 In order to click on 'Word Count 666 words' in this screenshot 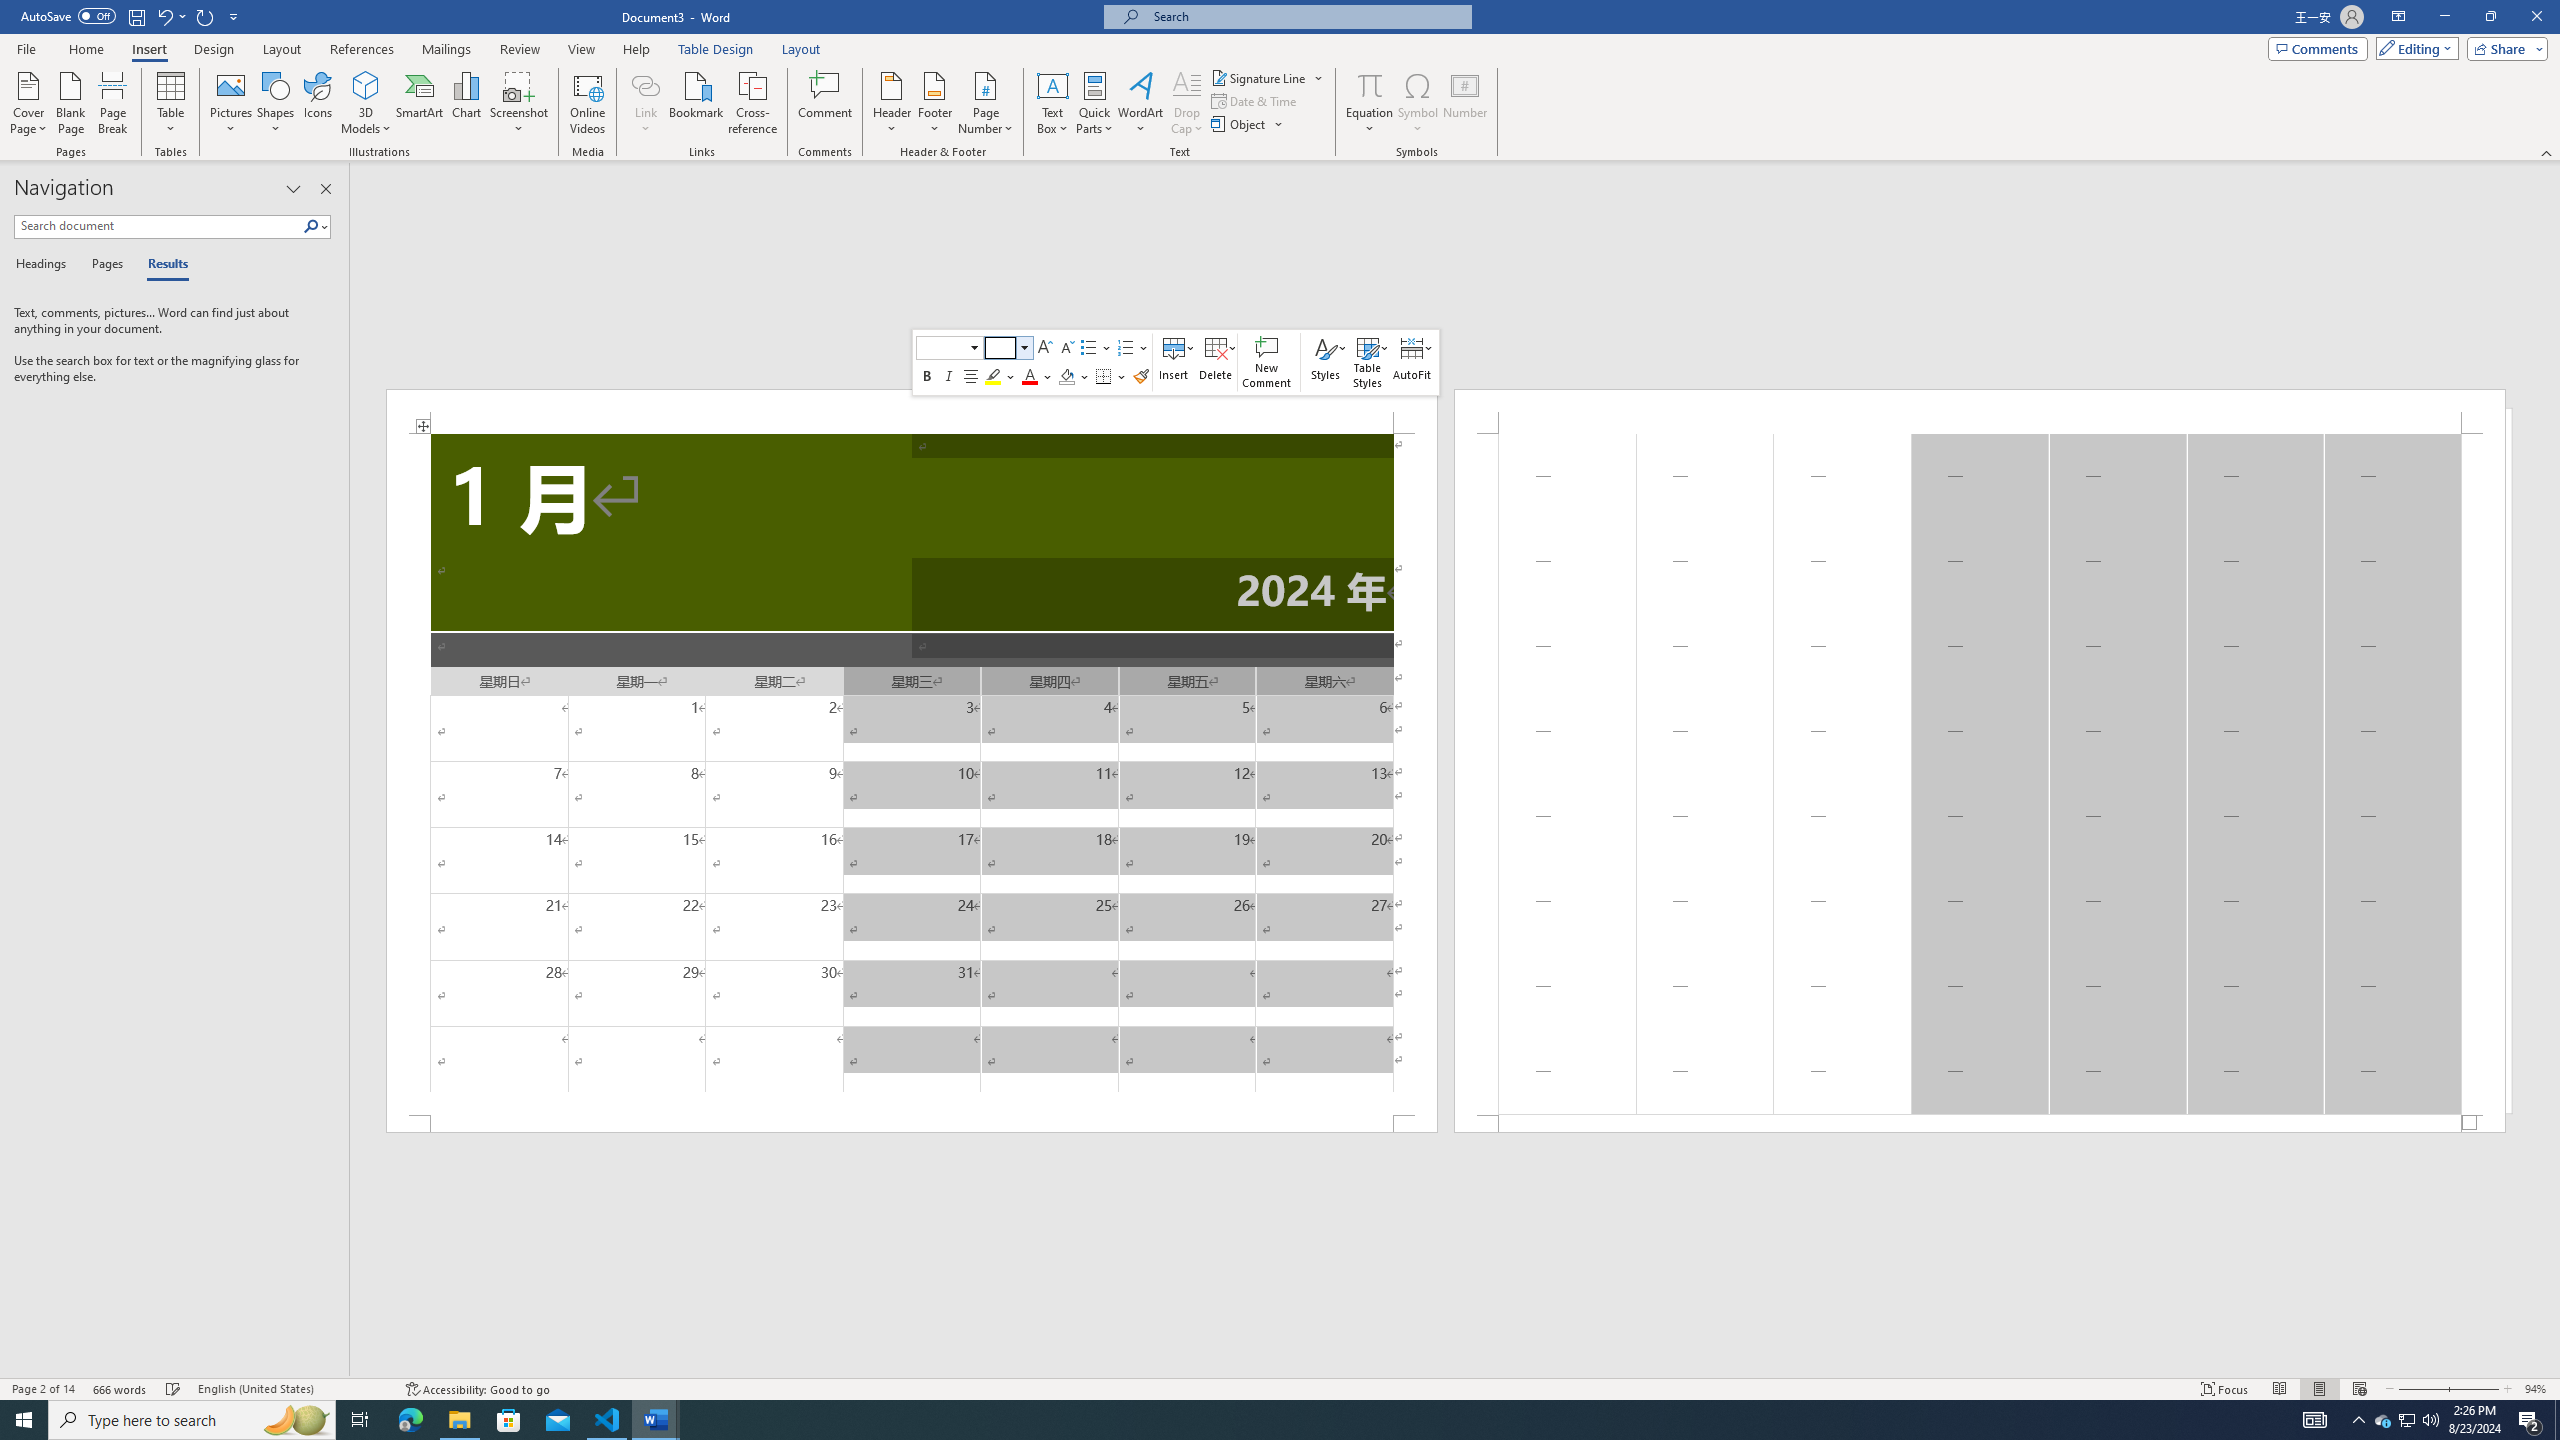, I will do `click(121, 1389)`.